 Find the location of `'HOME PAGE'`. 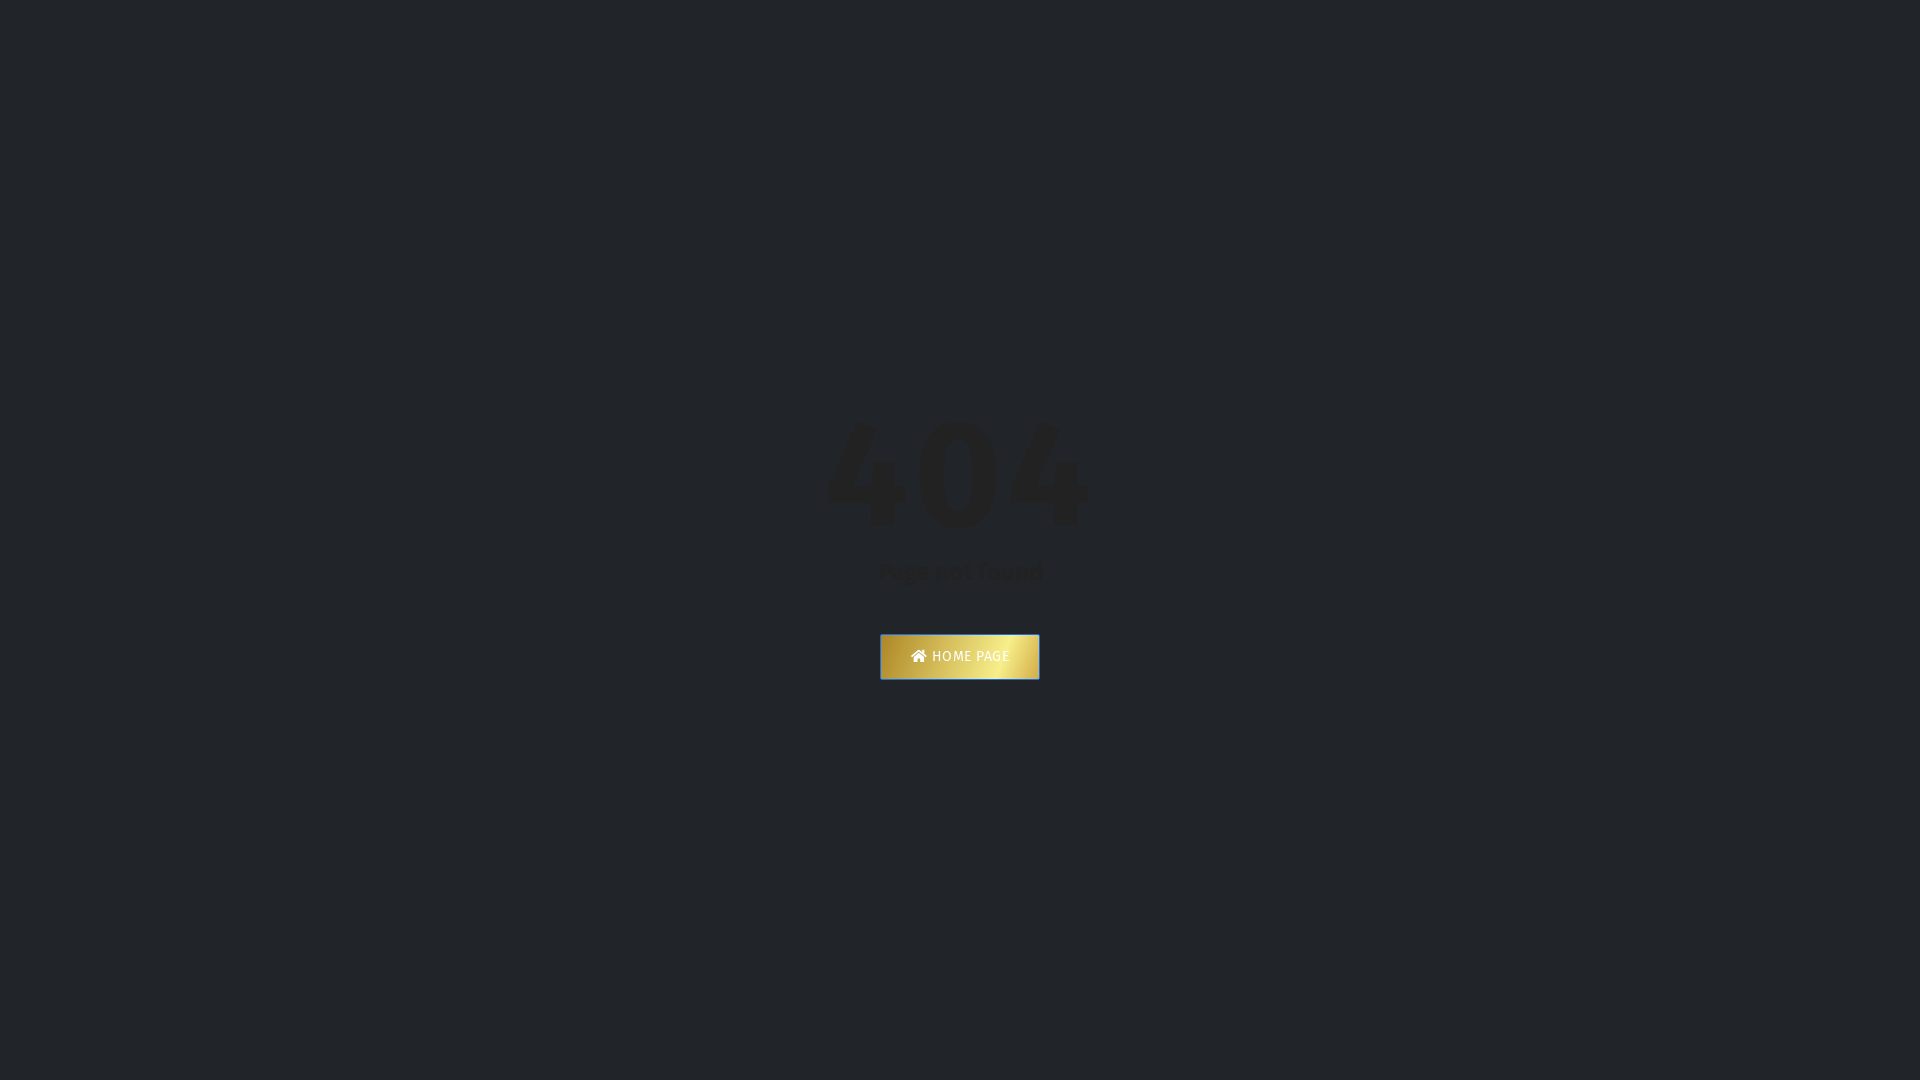

'HOME PAGE' is located at coordinates (960, 656).